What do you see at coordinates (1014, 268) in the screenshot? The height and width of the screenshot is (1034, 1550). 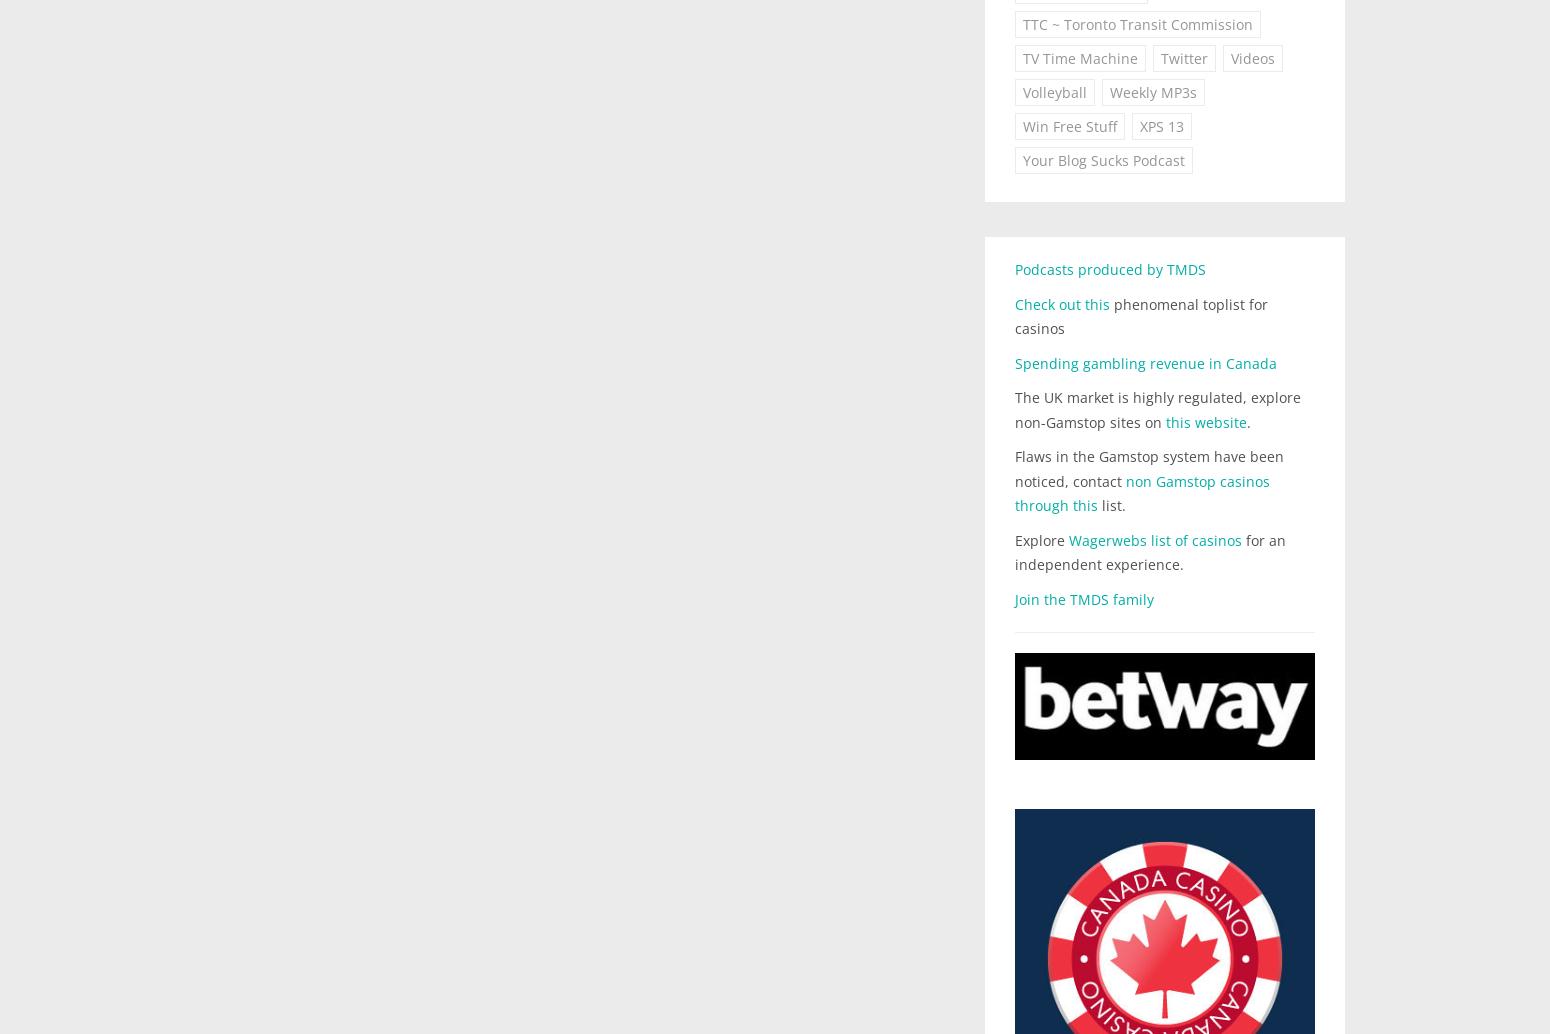 I see `'Podcasts produced by TMDS'` at bounding box center [1014, 268].